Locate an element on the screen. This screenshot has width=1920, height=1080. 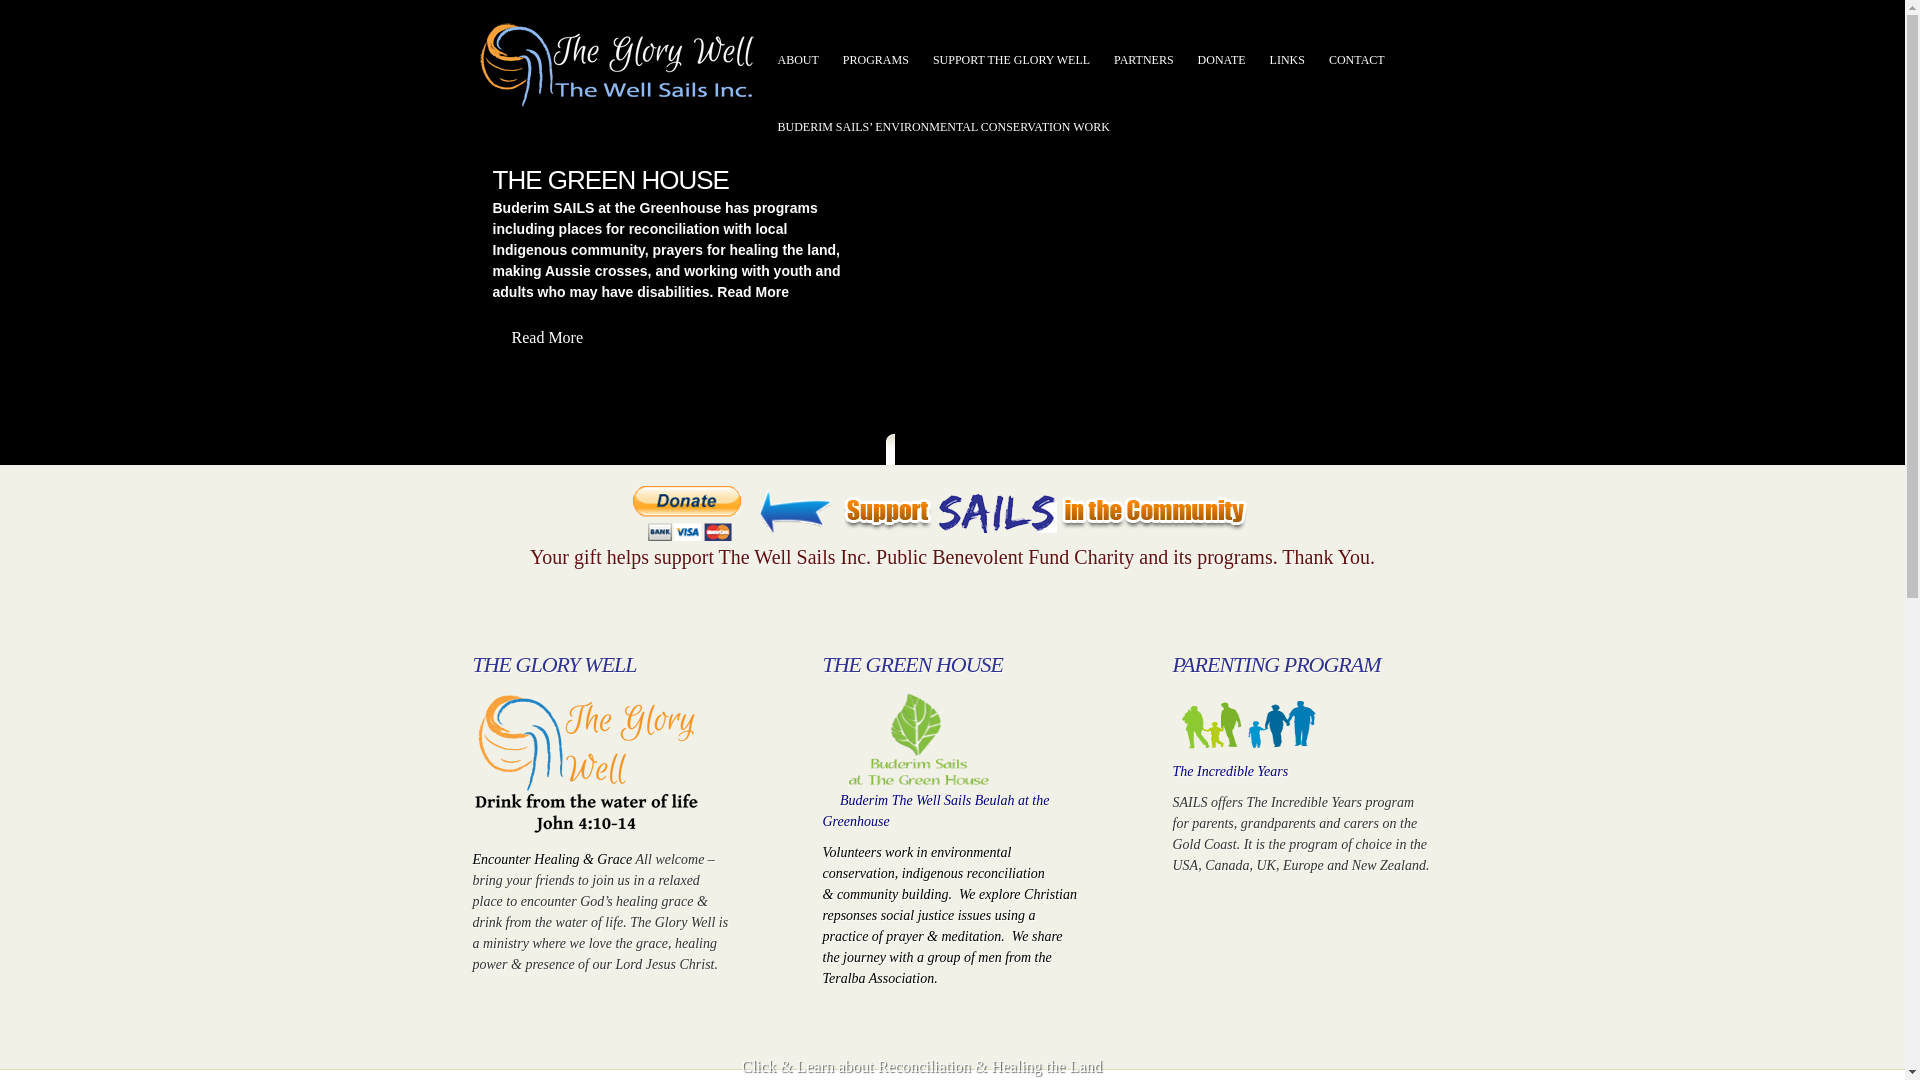
'4' is located at coordinates (971, 452).